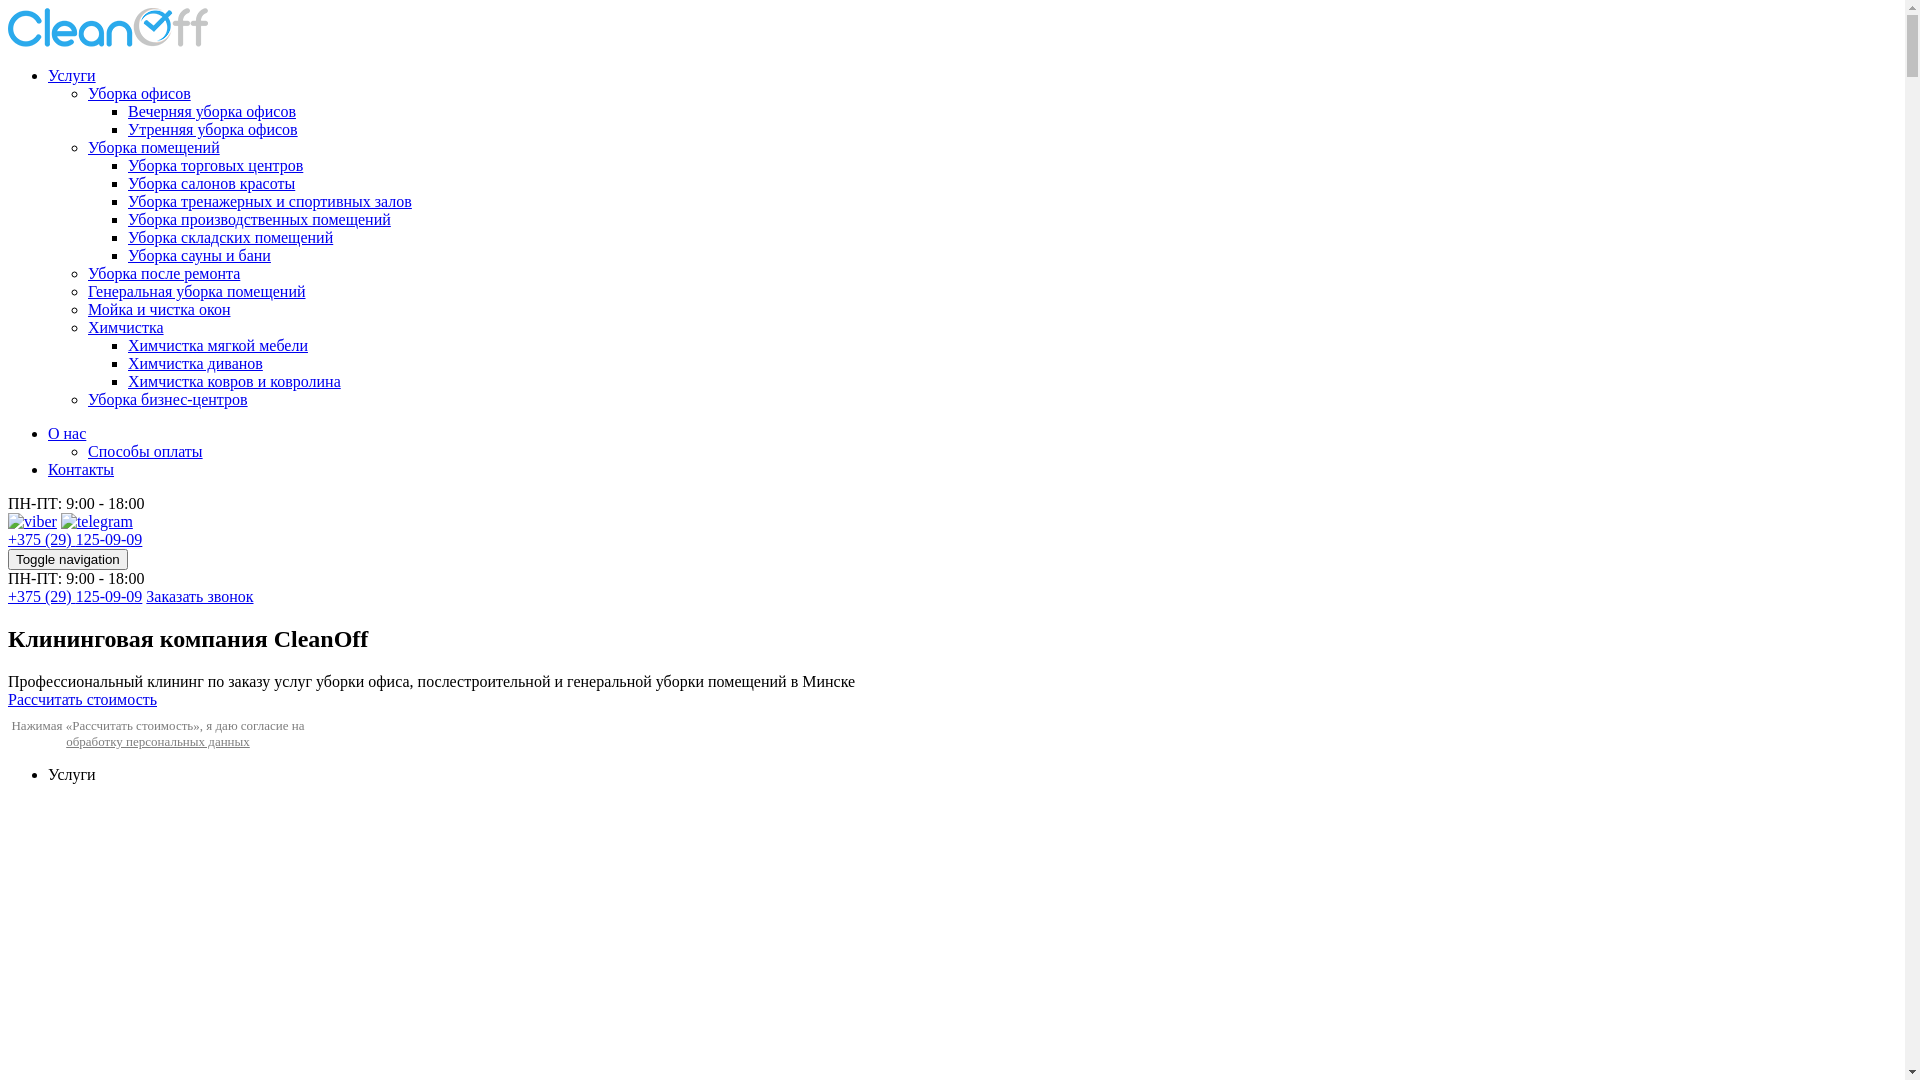 The height and width of the screenshot is (1080, 1920). What do you see at coordinates (75, 538) in the screenshot?
I see `'+375 (29) 125-09-09'` at bounding box center [75, 538].